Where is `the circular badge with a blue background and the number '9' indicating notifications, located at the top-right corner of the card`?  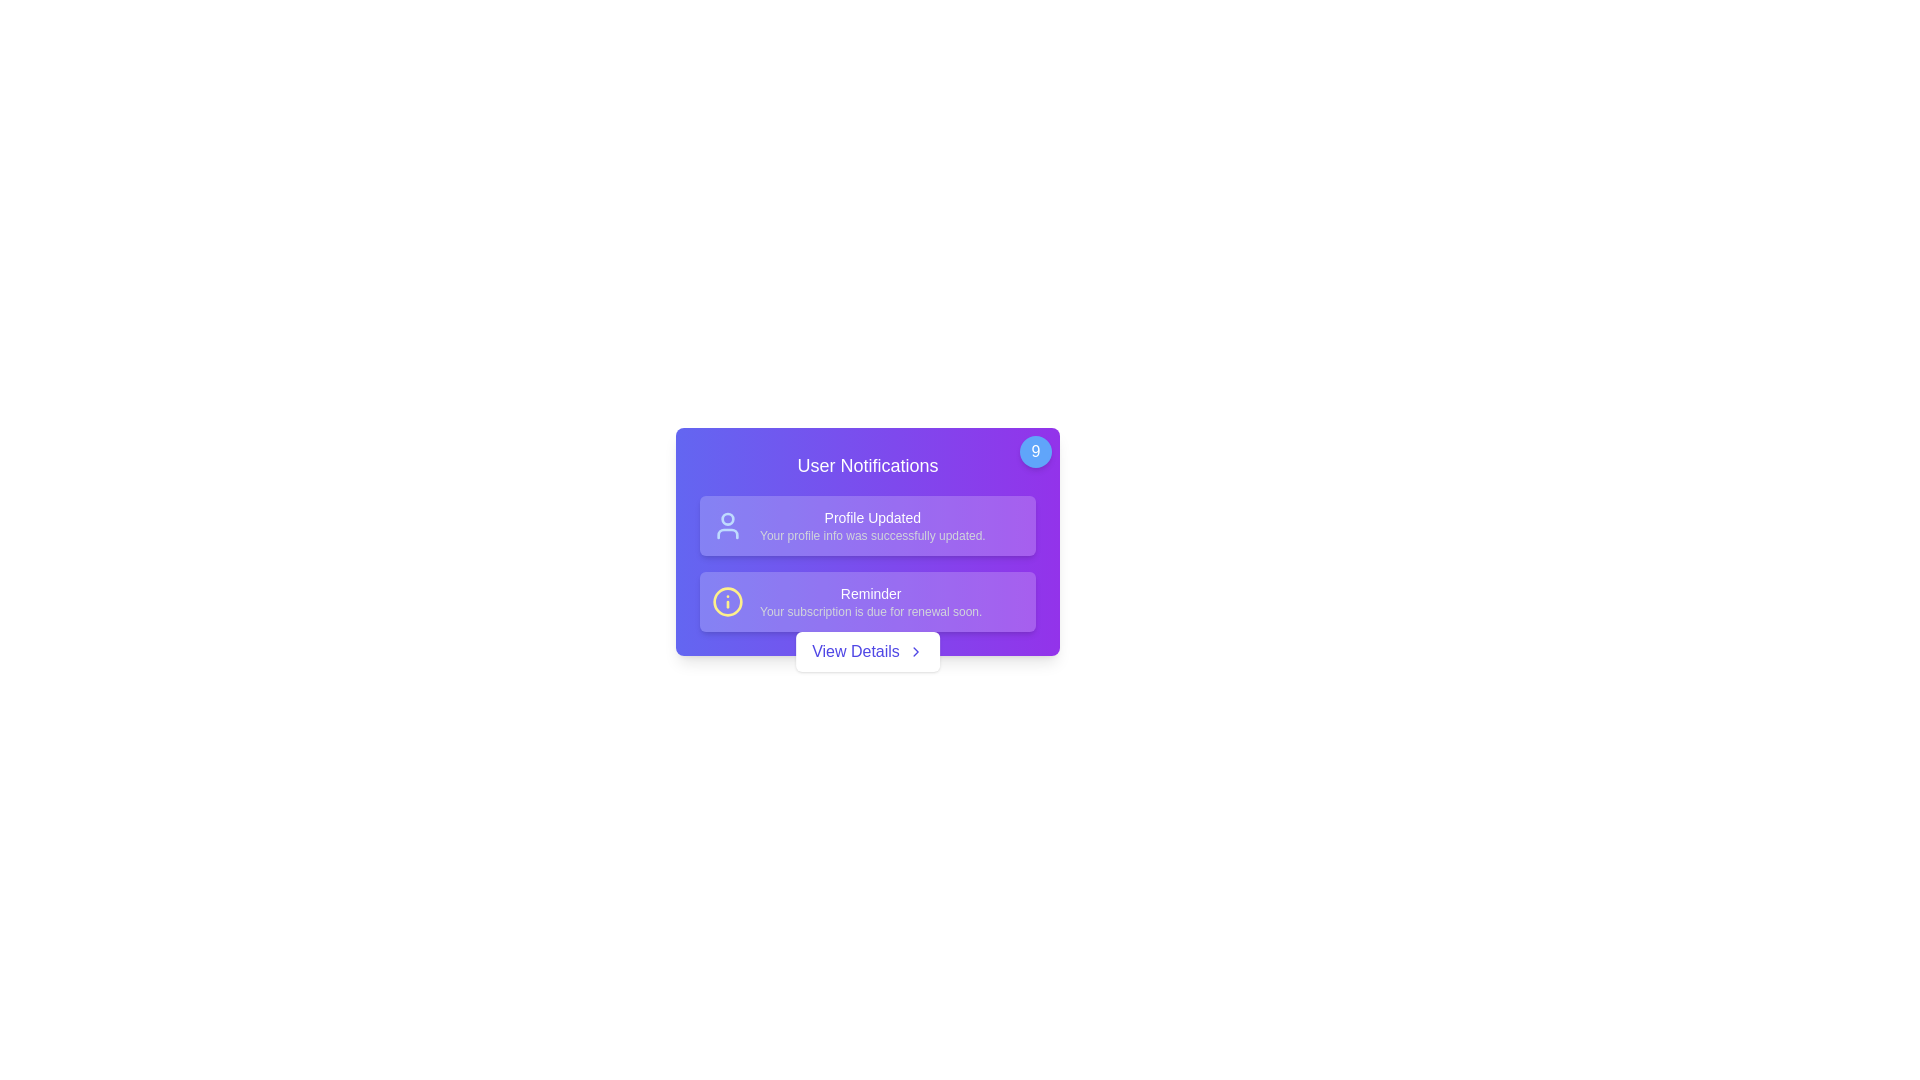 the circular badge with a blue background and the number '9' indicating notifications, located at the top-right corner of the card is located at coordinates (1036, 451).